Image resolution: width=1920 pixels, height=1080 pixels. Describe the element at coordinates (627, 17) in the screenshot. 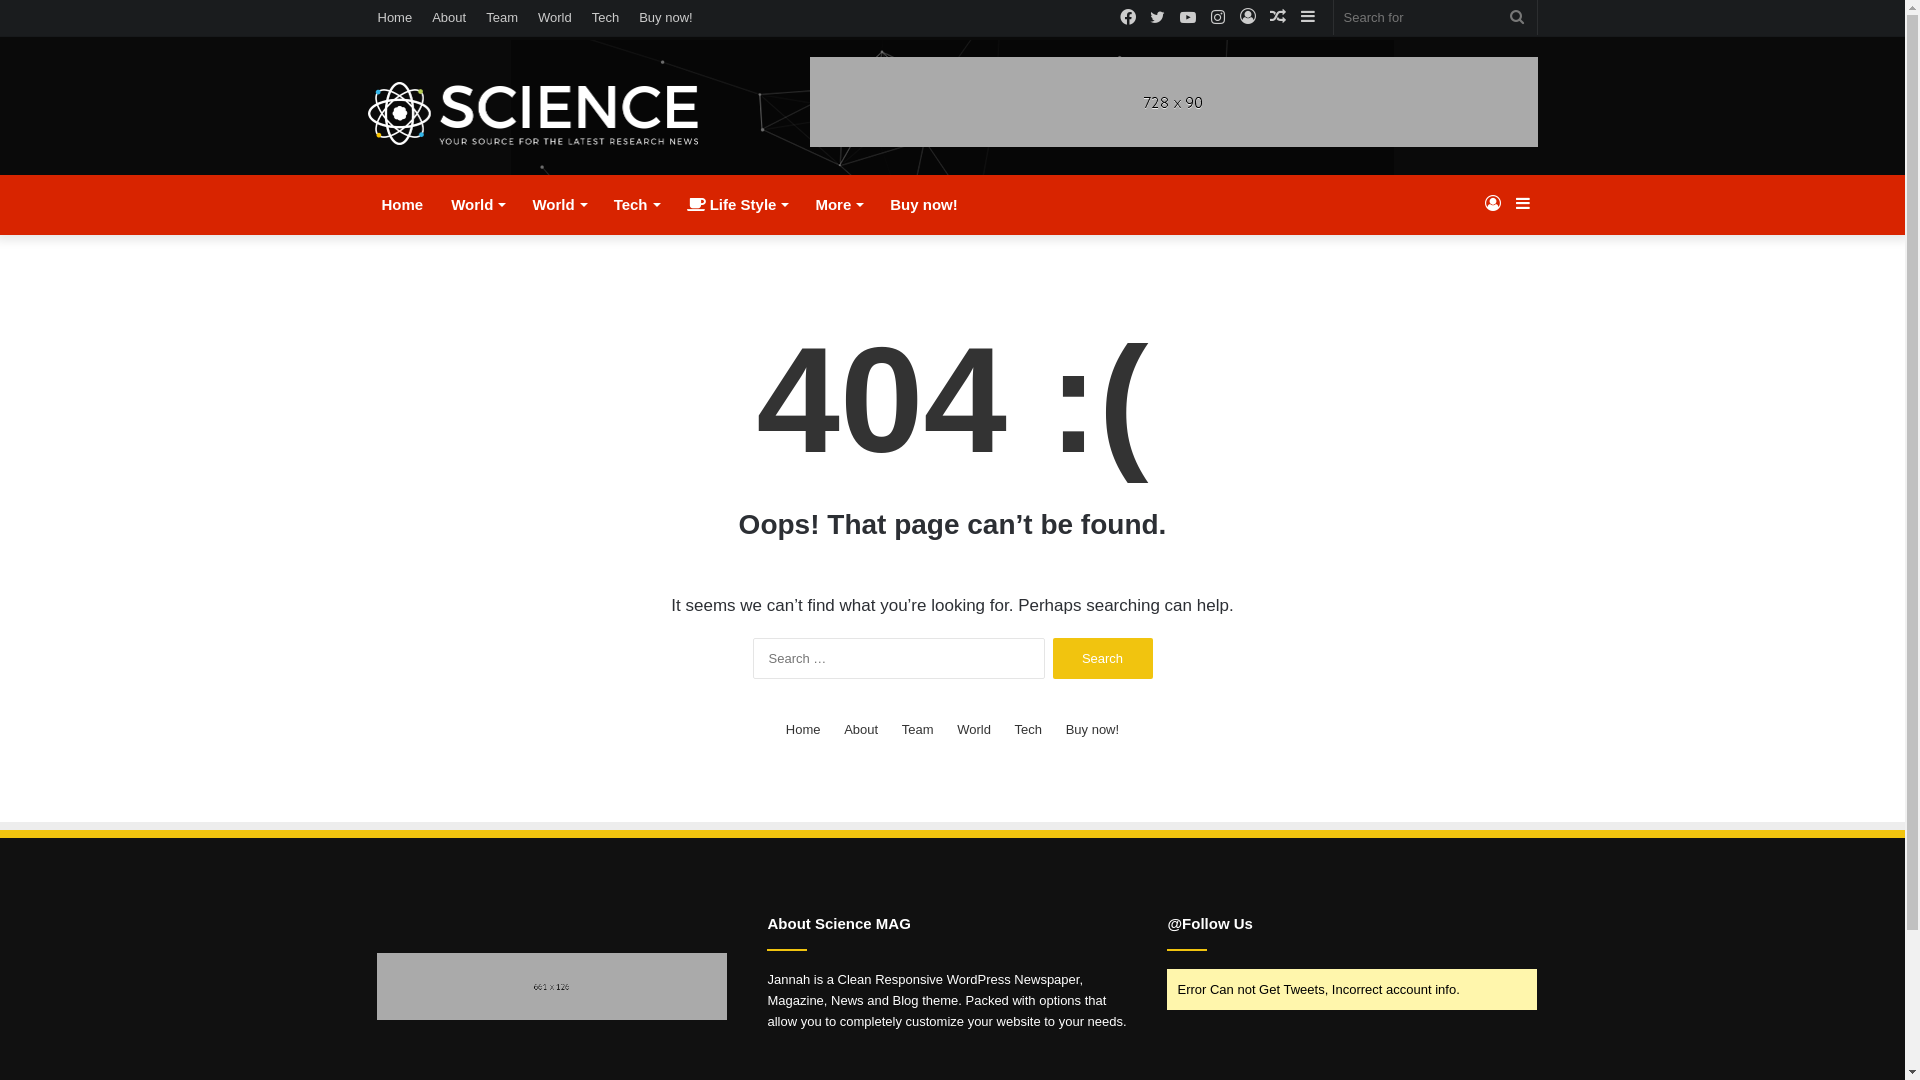

I see `'Buy now!'` at that location.